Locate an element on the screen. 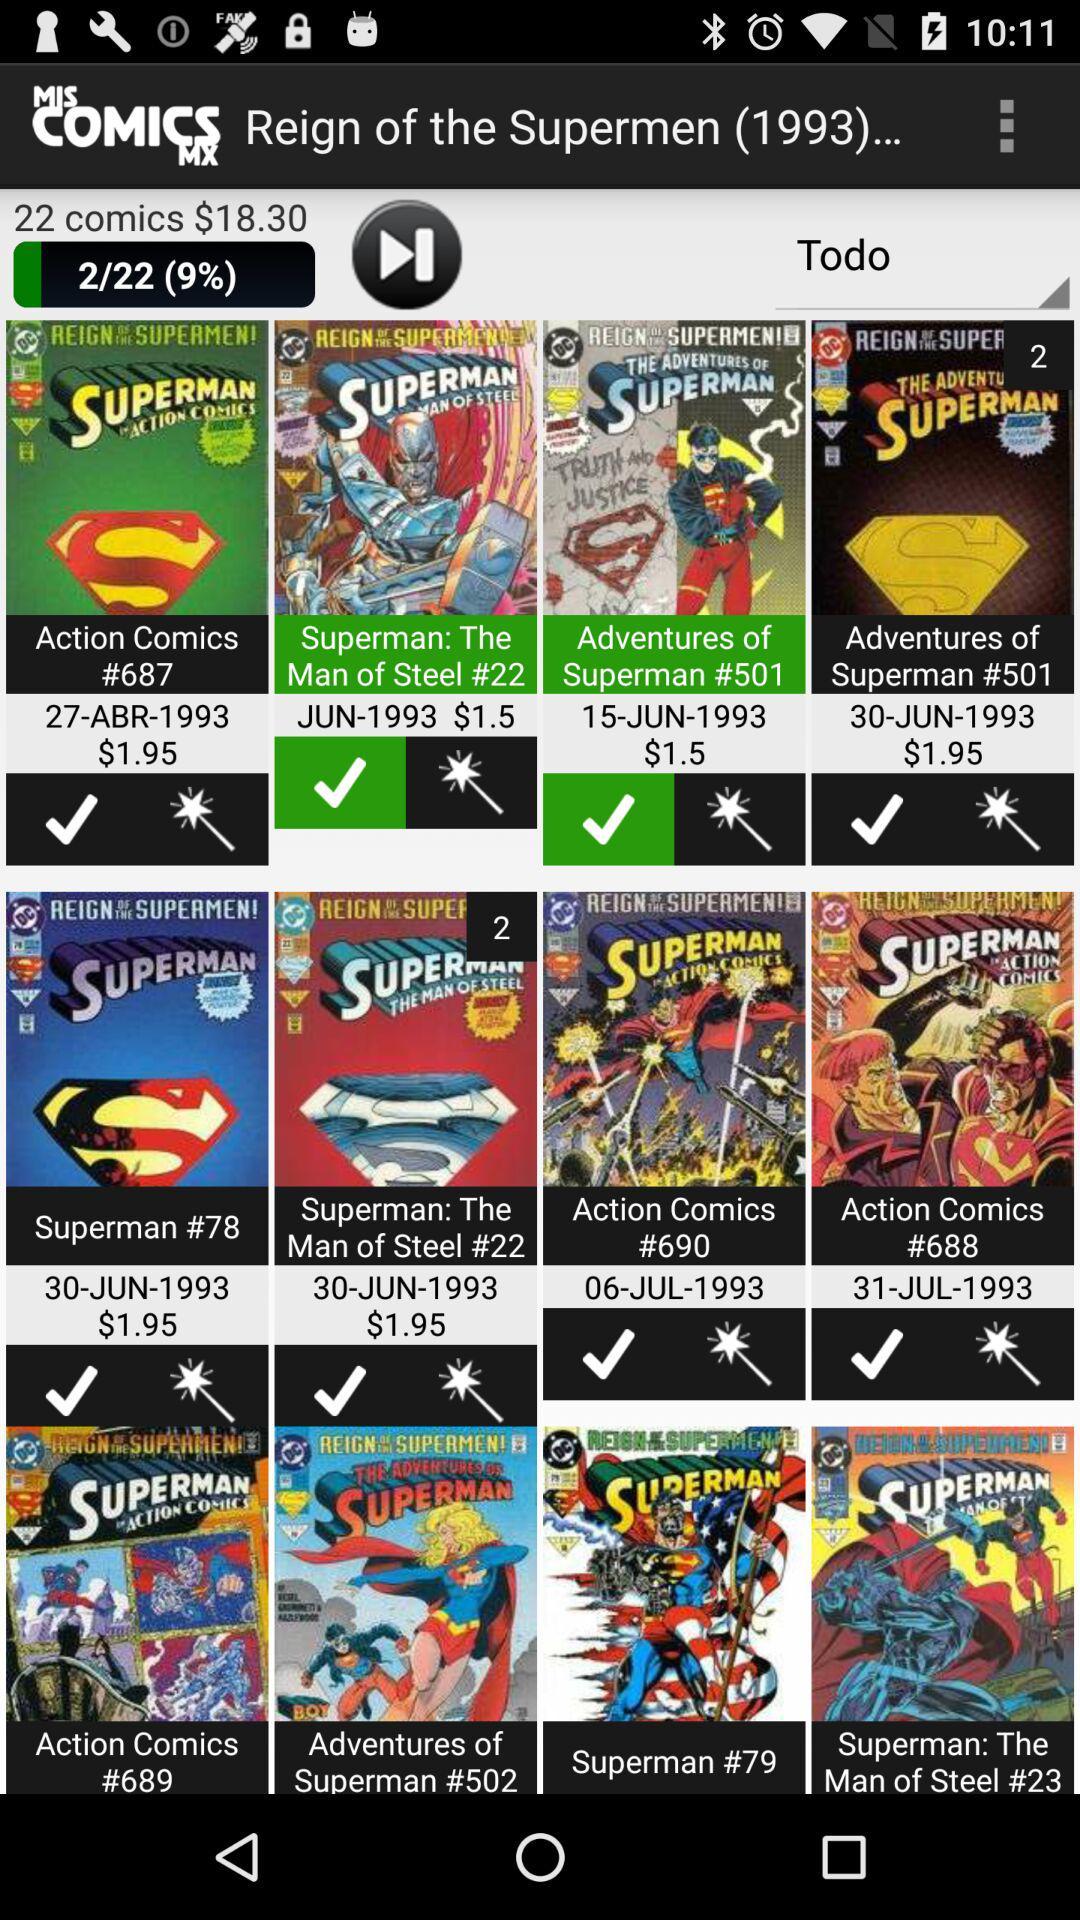 This screenshot has height=1920, width=1080. select option is located at coordinates (339, 781).